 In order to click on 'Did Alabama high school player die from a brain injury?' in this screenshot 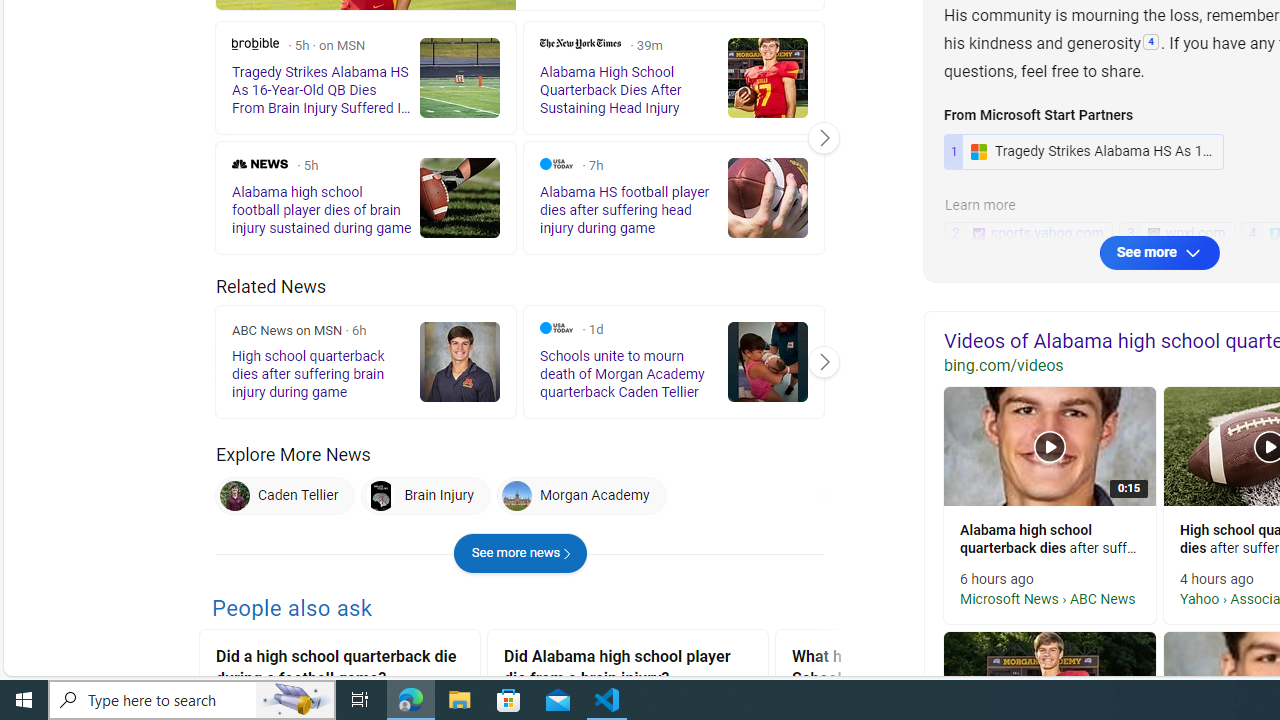, I will do `click(627, 670)`.